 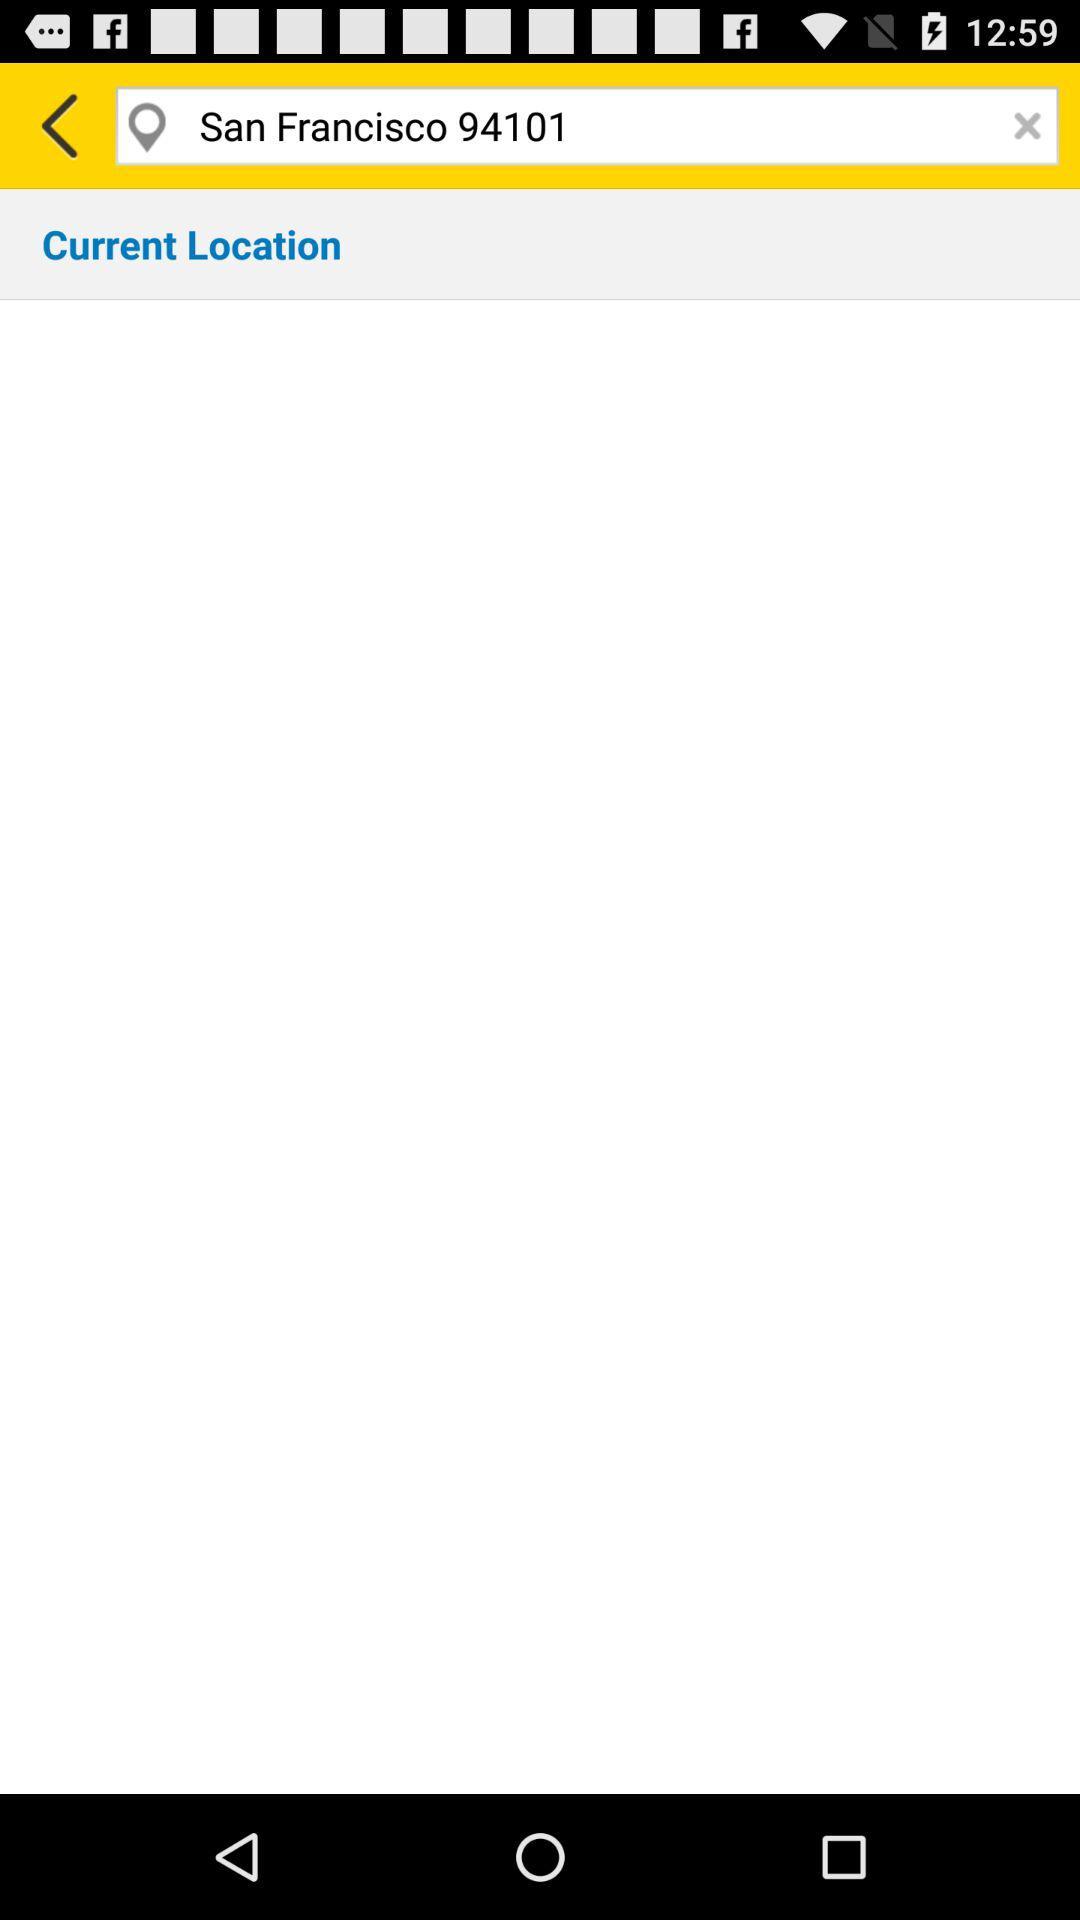 What do you see at coordinates (1027, 133) in the screenshot?
I see `the close icon` at bounding box center [1027, 133].